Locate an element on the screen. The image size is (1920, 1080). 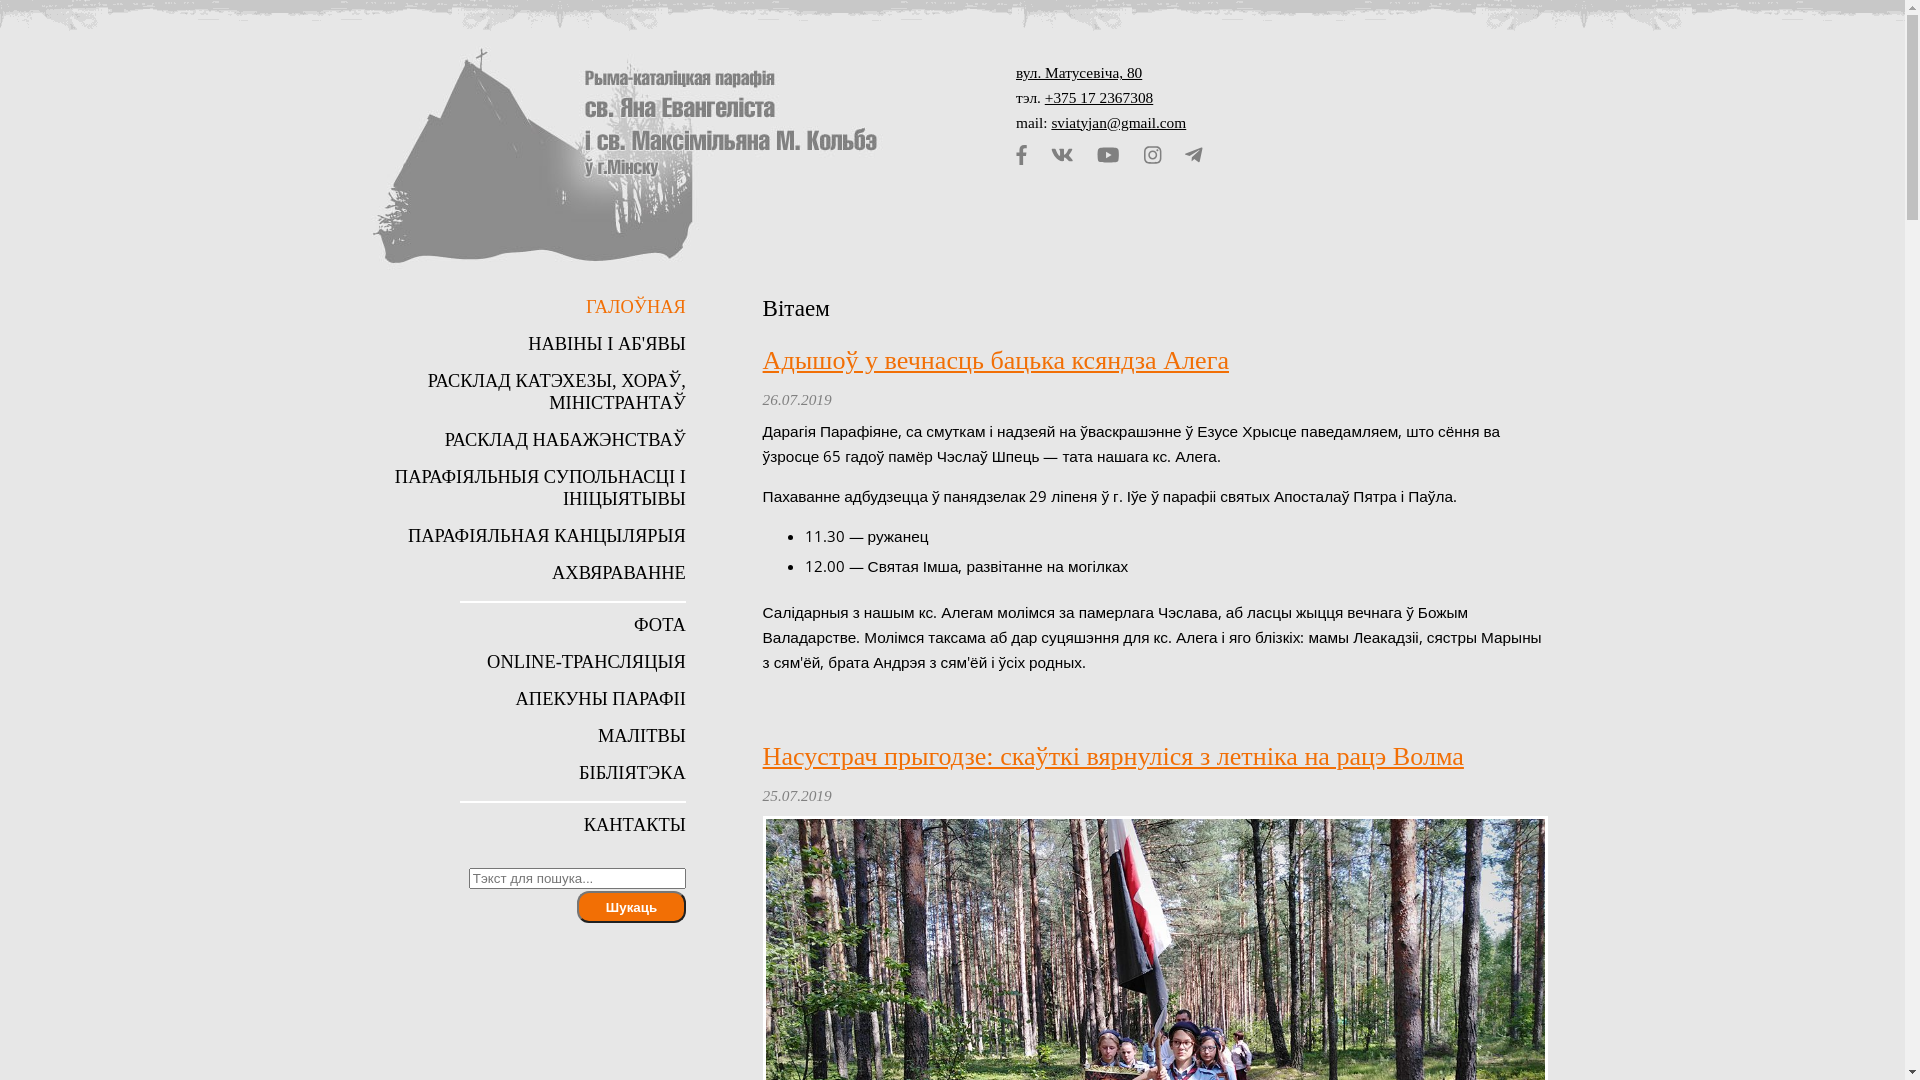
'sviatyjan@gmail.com' is located at coordinates (1117, 122).